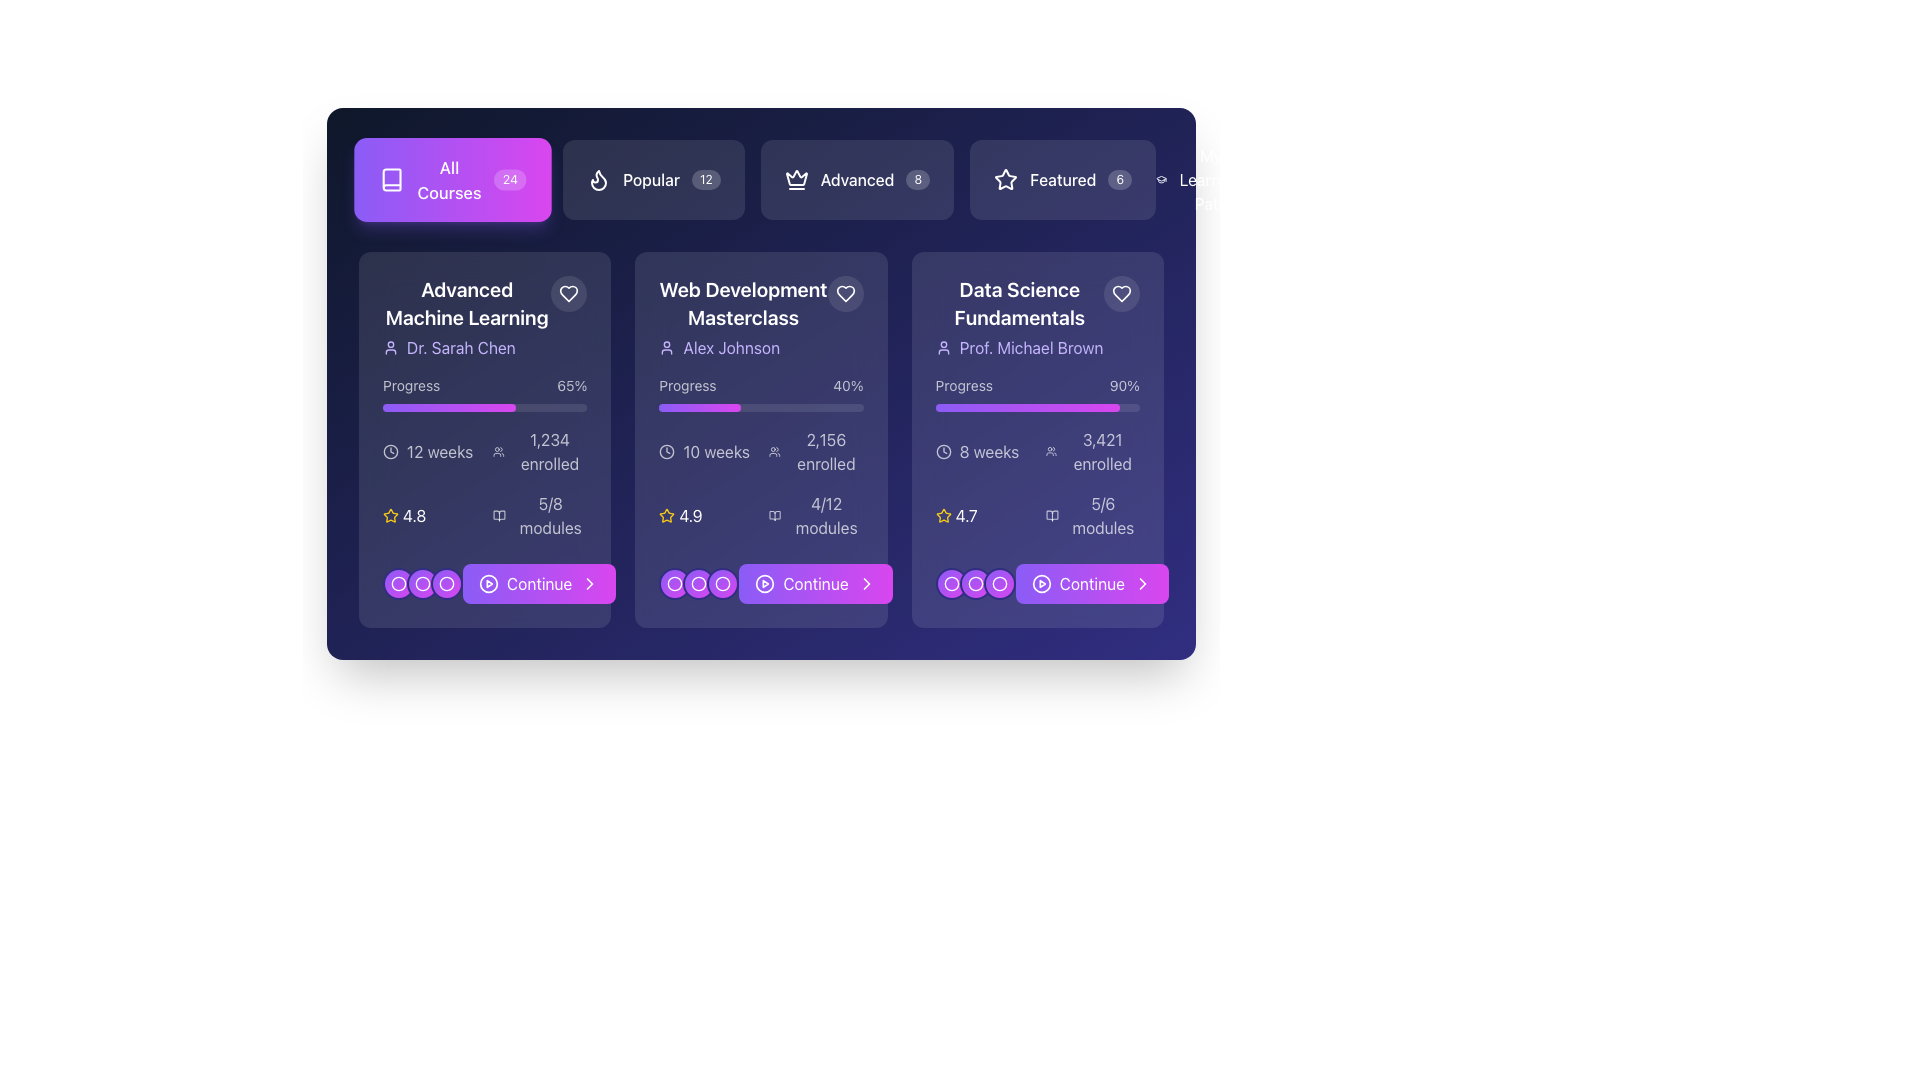 This screenshot has height=1080, width=1920. I want to click on the informational text label displaying the course duration '12 weeks' located at the center-right region of the card titled 'Advanced Machine Learning', so click(439, 451).